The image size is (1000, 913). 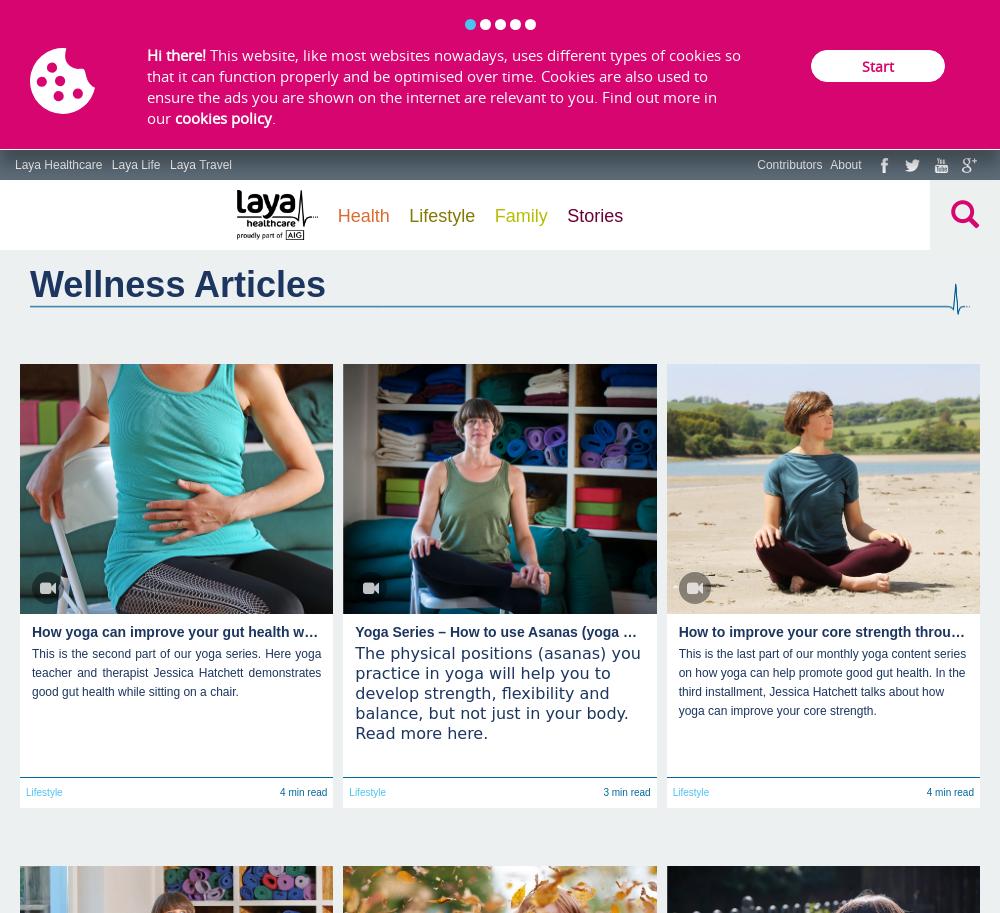 What do you see at coordinates (272, 116) in the screenshot?
I see `'.'` at bounding box center [272, 116].